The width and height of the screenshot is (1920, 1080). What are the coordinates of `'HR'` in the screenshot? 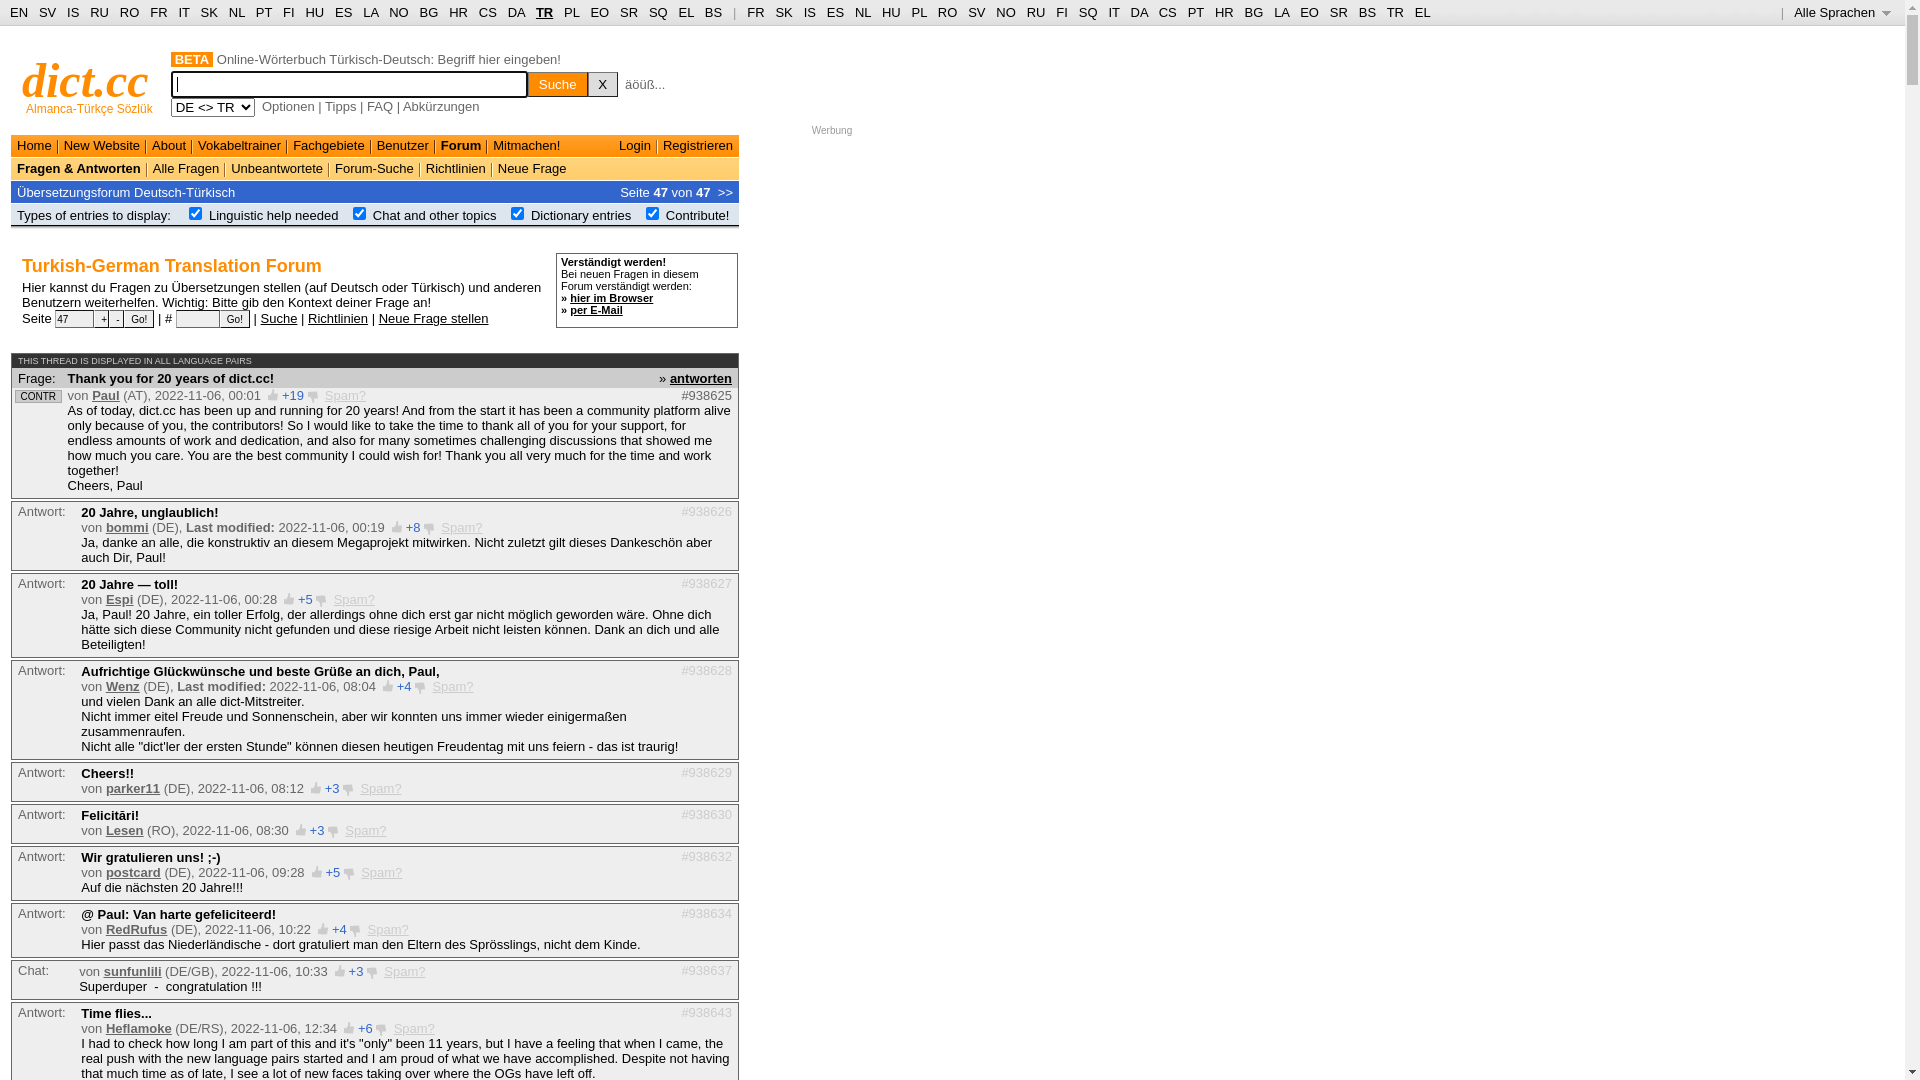 It's located at (1223, 12).